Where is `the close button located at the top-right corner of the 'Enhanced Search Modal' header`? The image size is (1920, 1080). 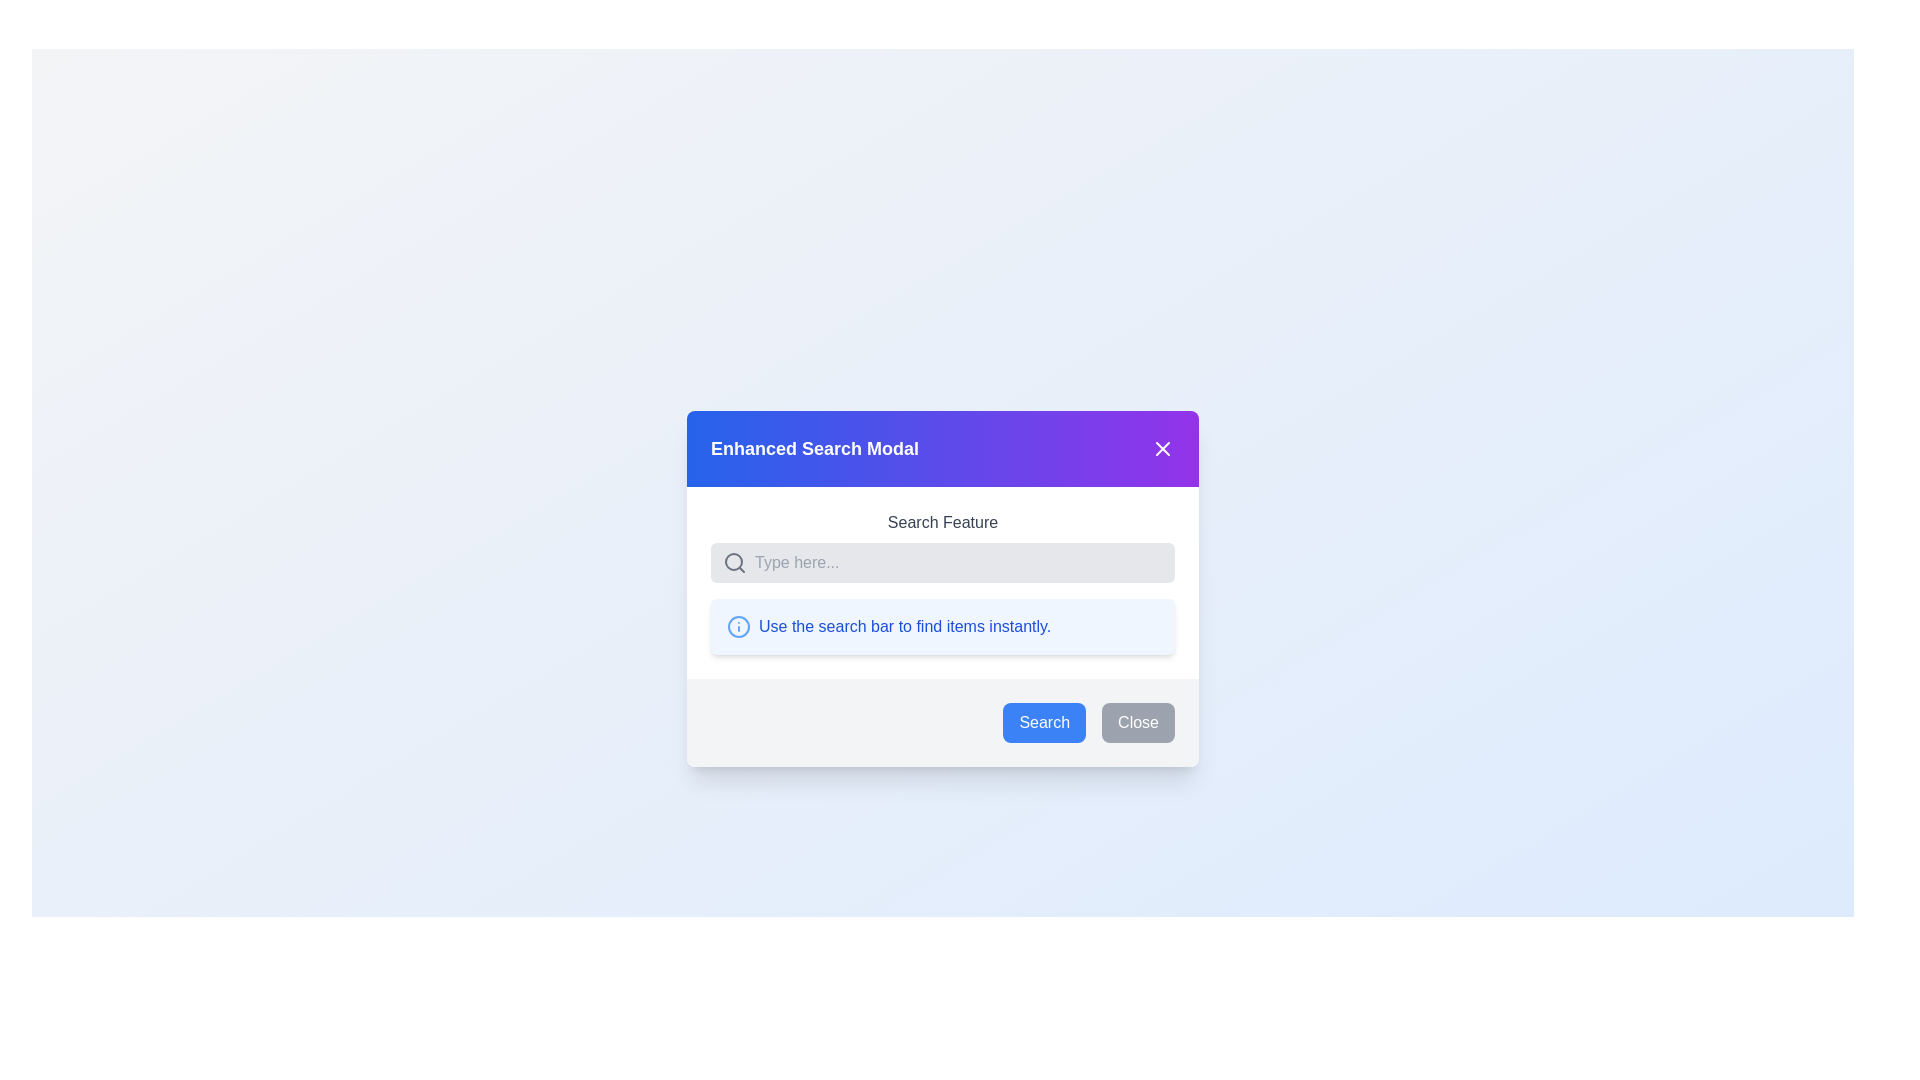 the close button located at the top-right corner of the 'Enhanced Search Modal' header is located at coordinates (1162, 447).